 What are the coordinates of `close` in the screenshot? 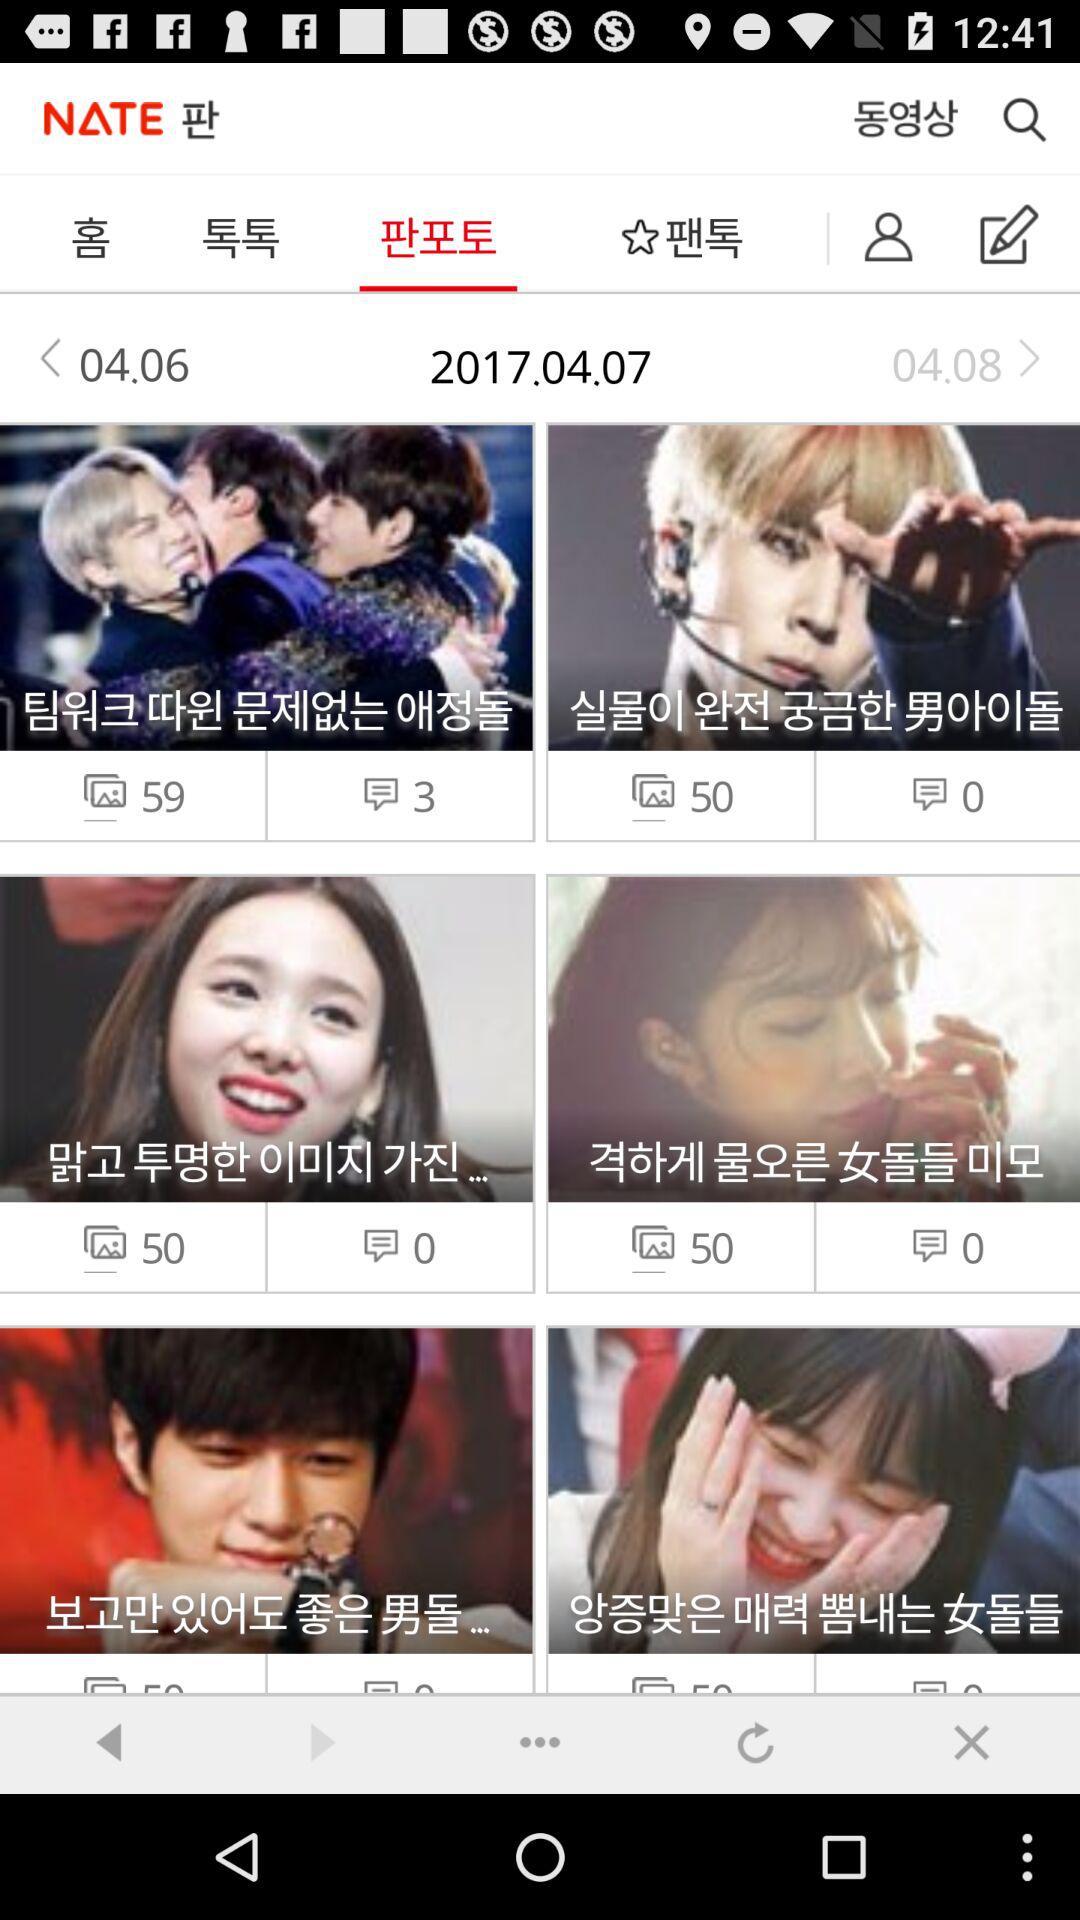 It's located at (971, 1741).